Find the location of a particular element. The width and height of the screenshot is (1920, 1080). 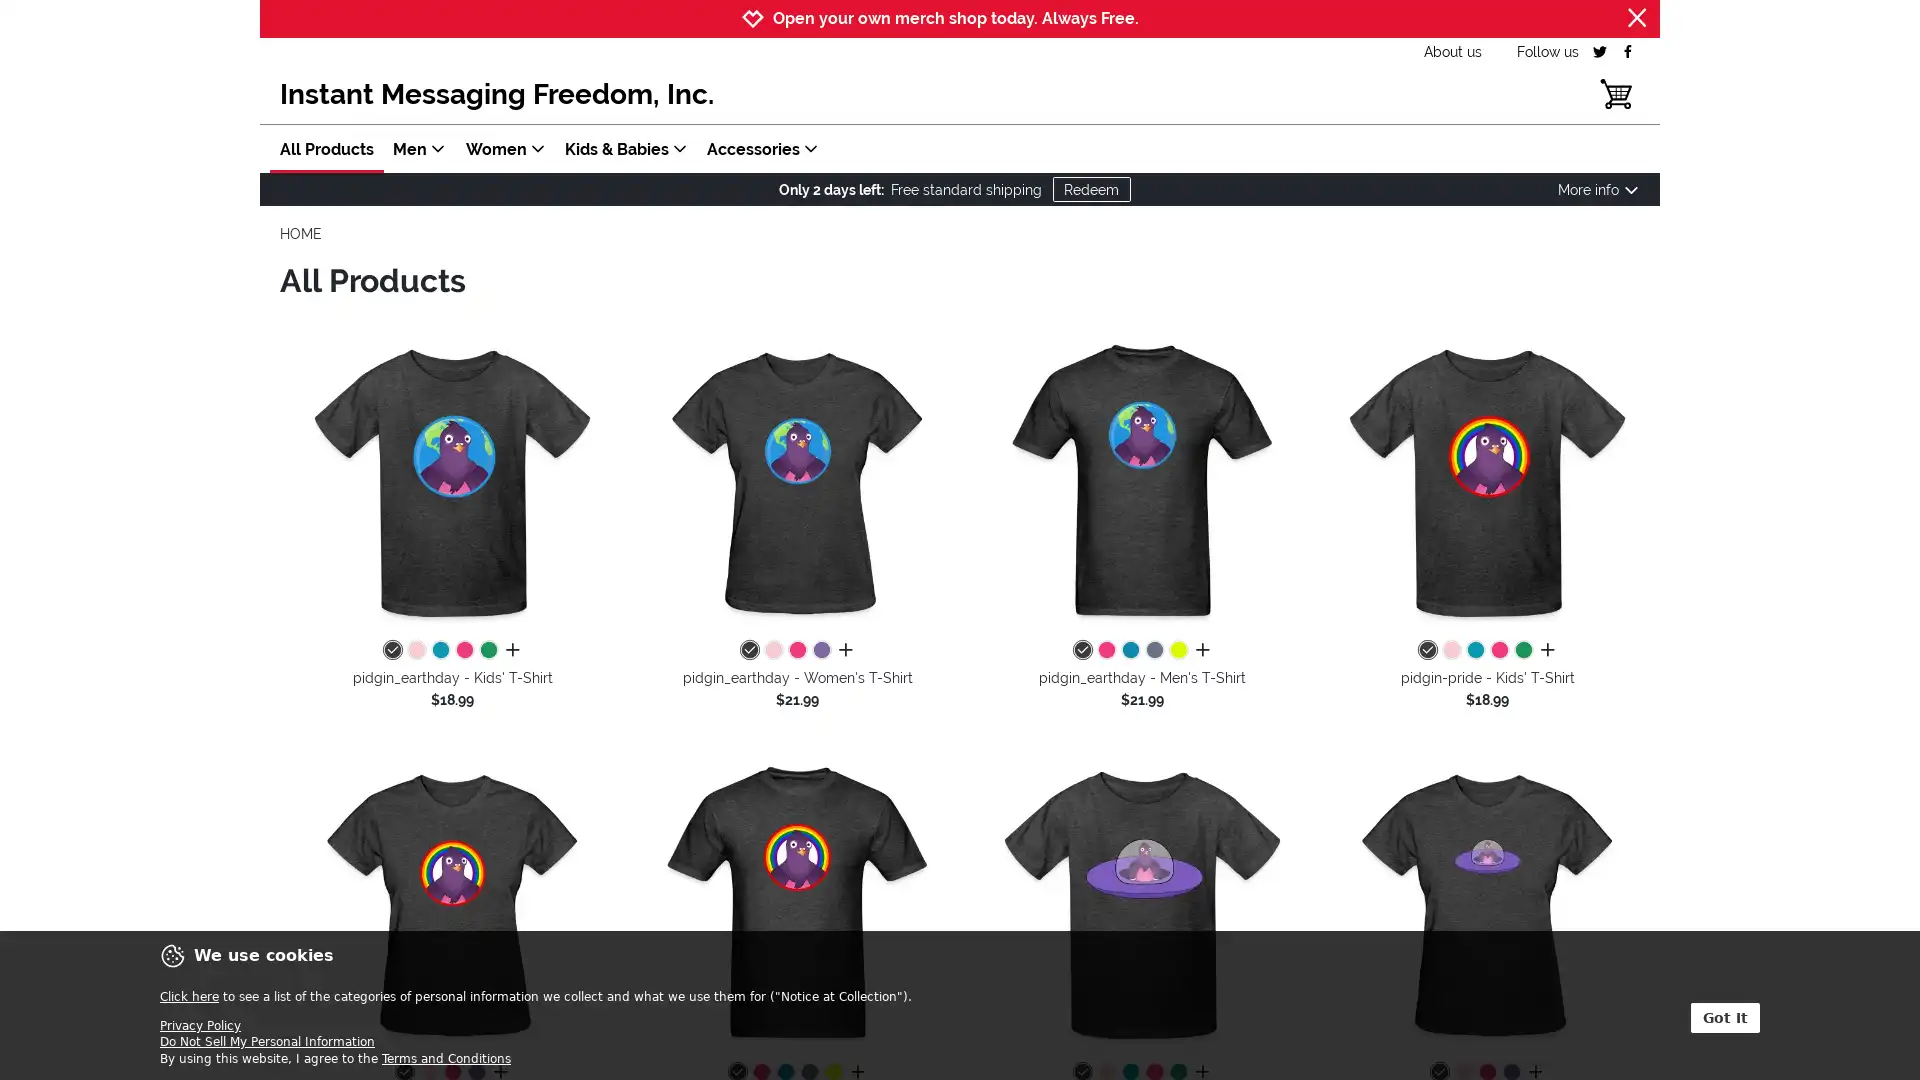

kelly green is located at coordinates (1521, 651).